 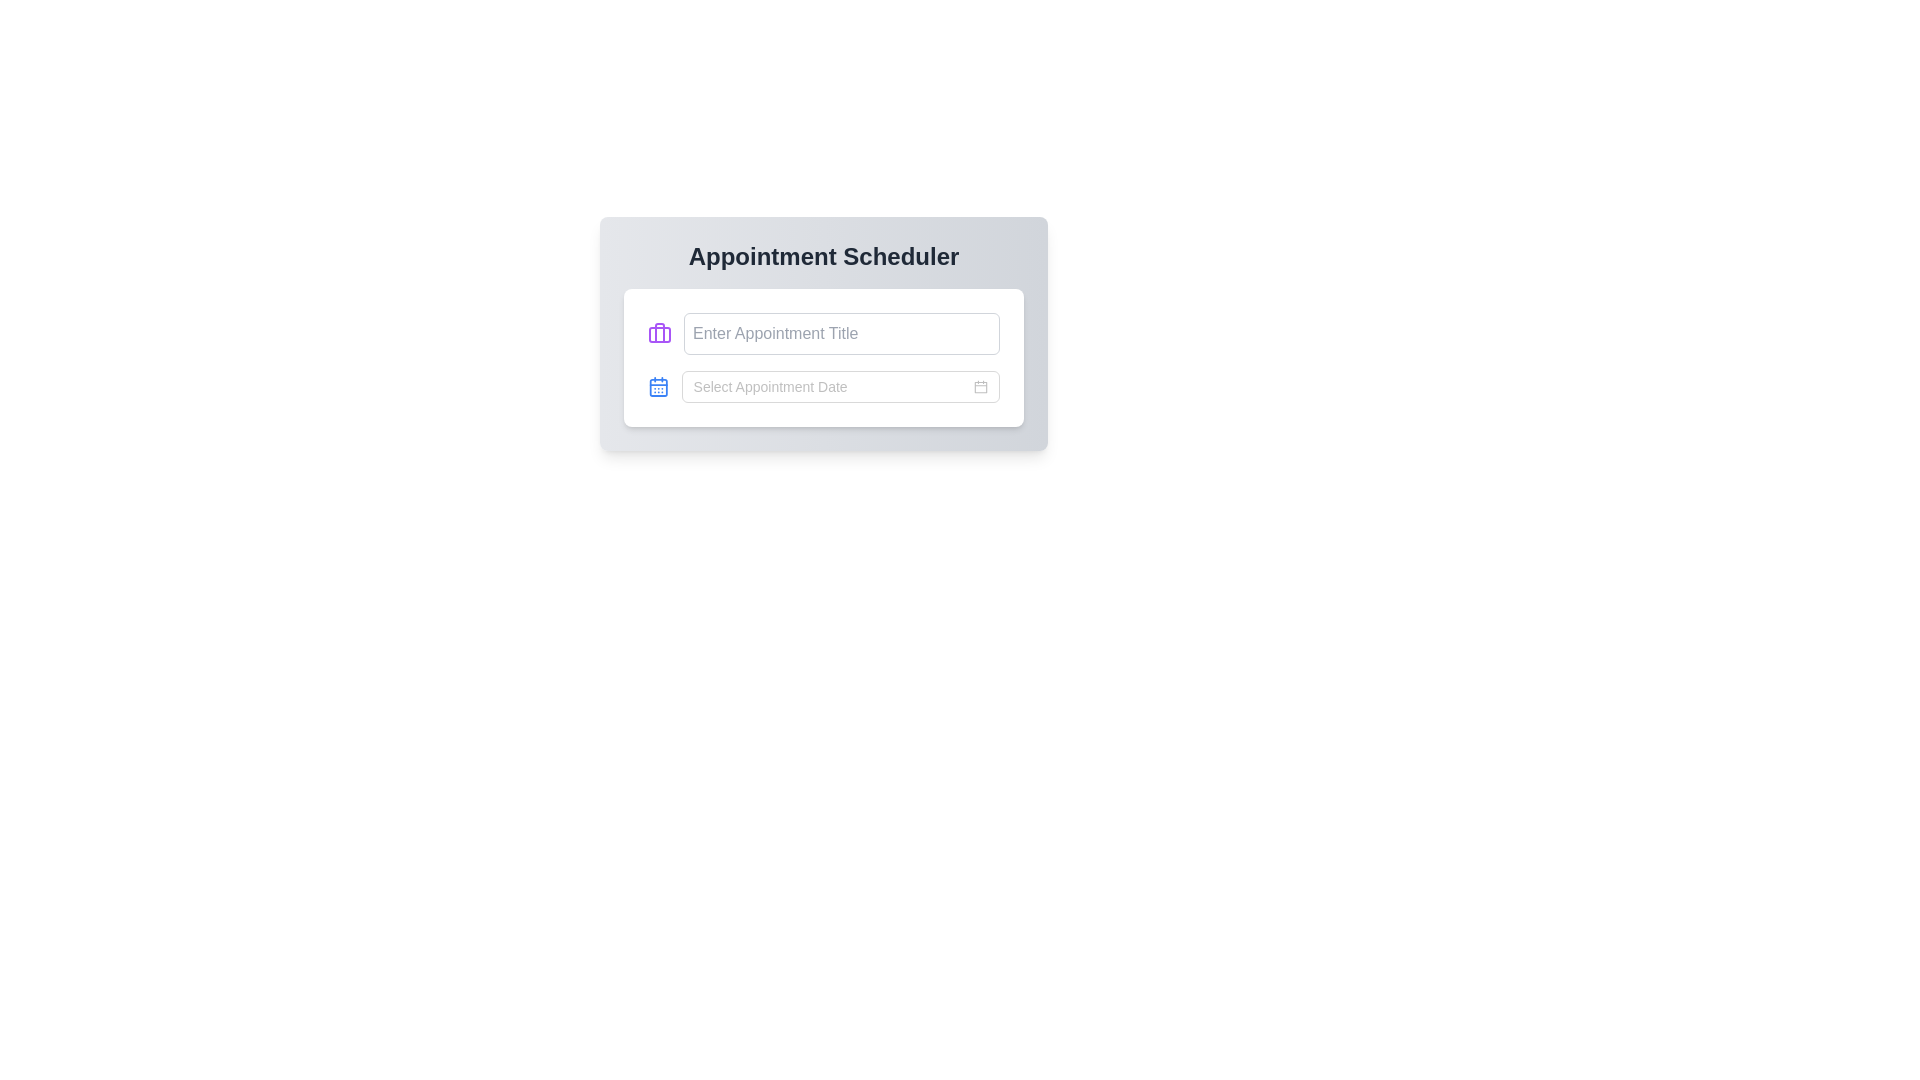 What do you see at coordinates (658, 386) in the screenshot?
I see `the date selection icon located to the left of the 'Select Appointment Date' input field in the scheduling form` at bounding box center [658, 386].